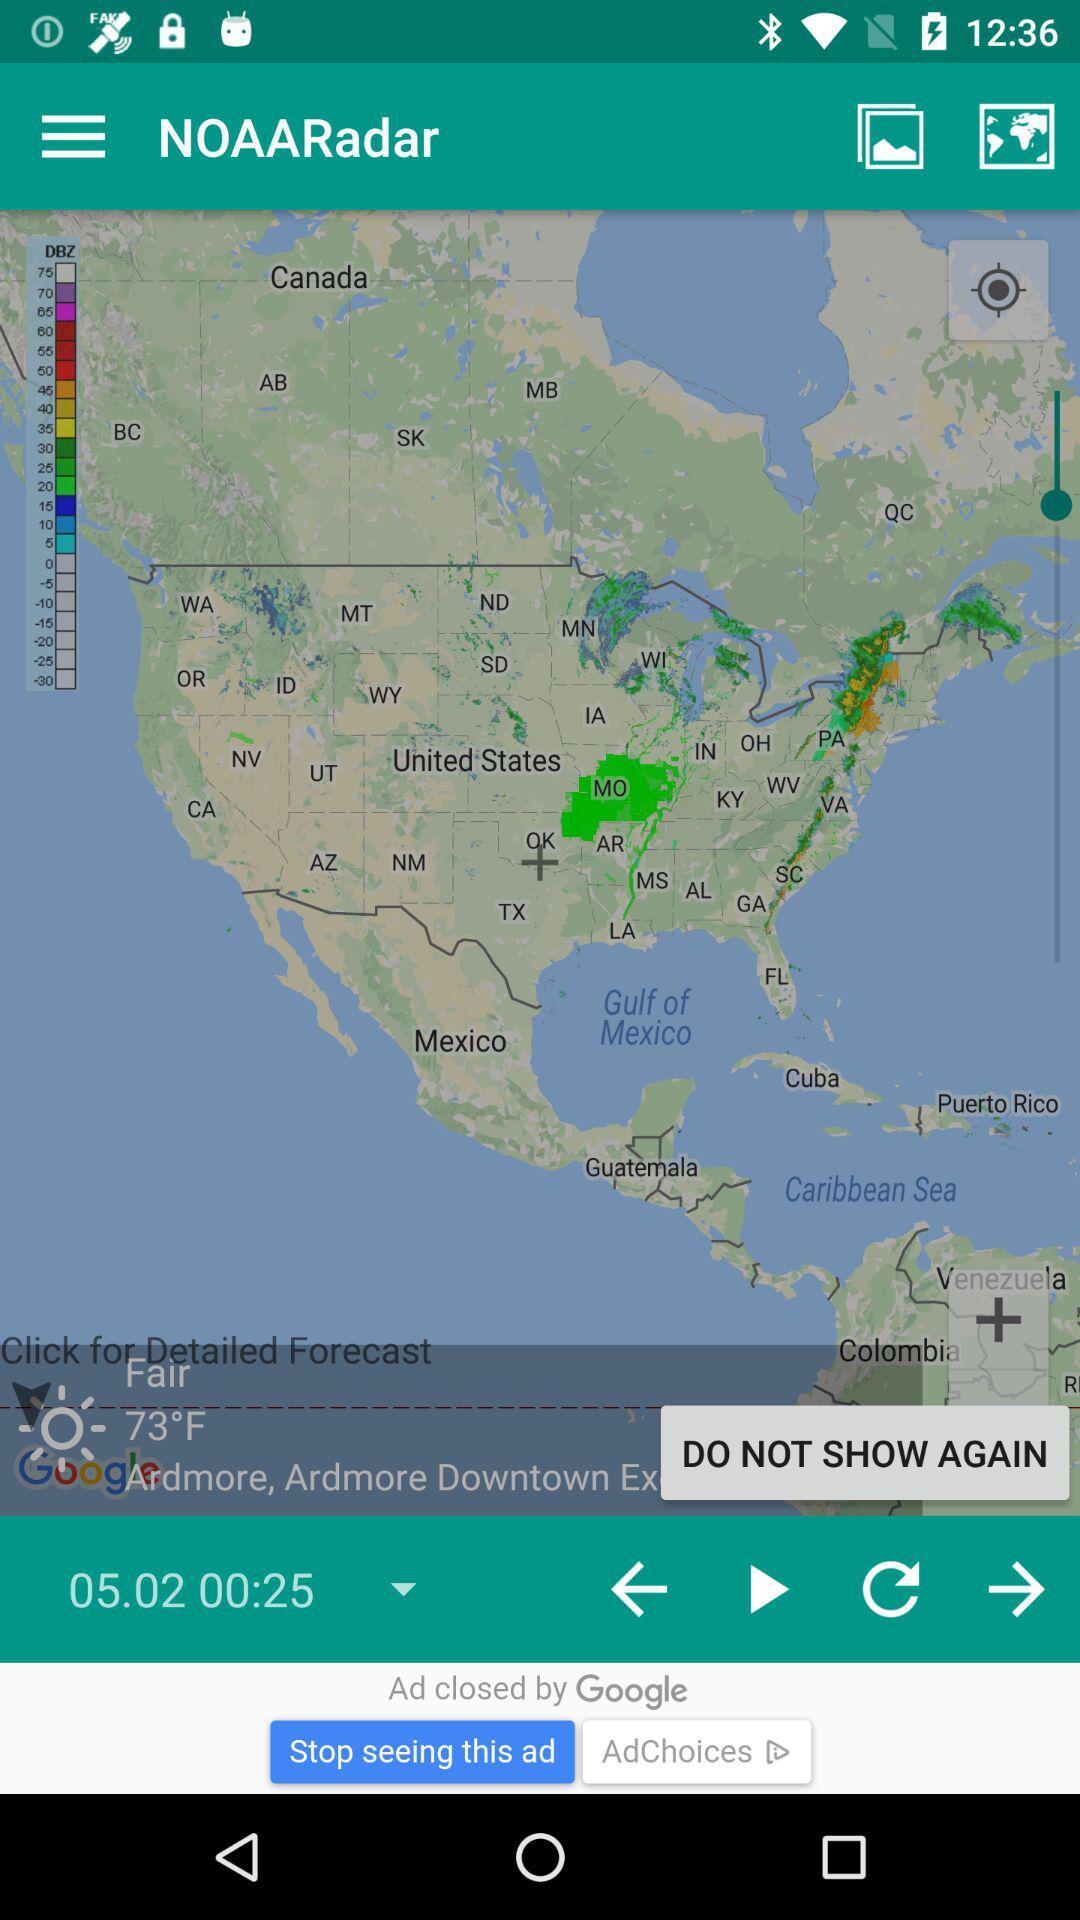 This screenshot has width=1080, height=1920. I want to click on the location_crosshair icon, so click(998, 290).